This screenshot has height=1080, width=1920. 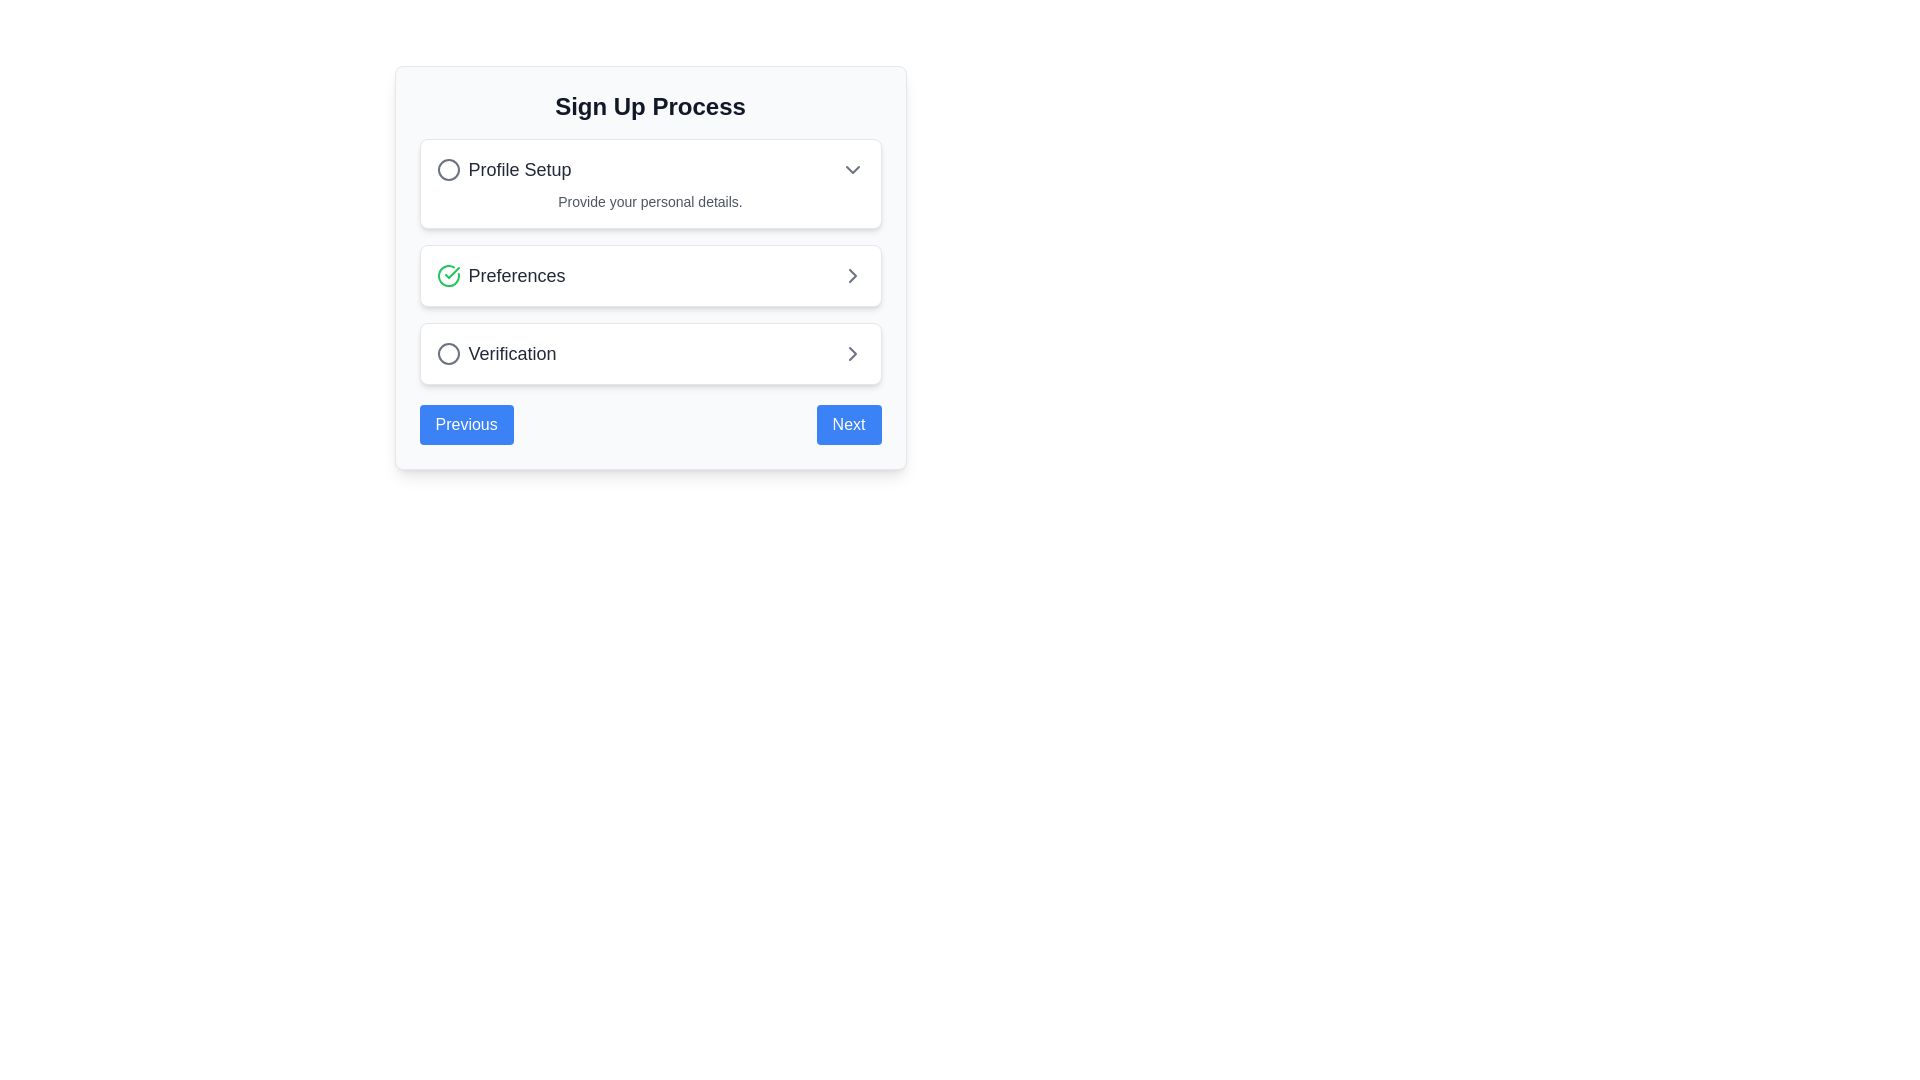 What do you see at coordinates (852, 276) in the screenshot?
I see `the SVG chevron icon indicating navigation in the 'Sign Up Process' panel, located to the far right of the 'Verification' text` at bounding box center [852, 276].